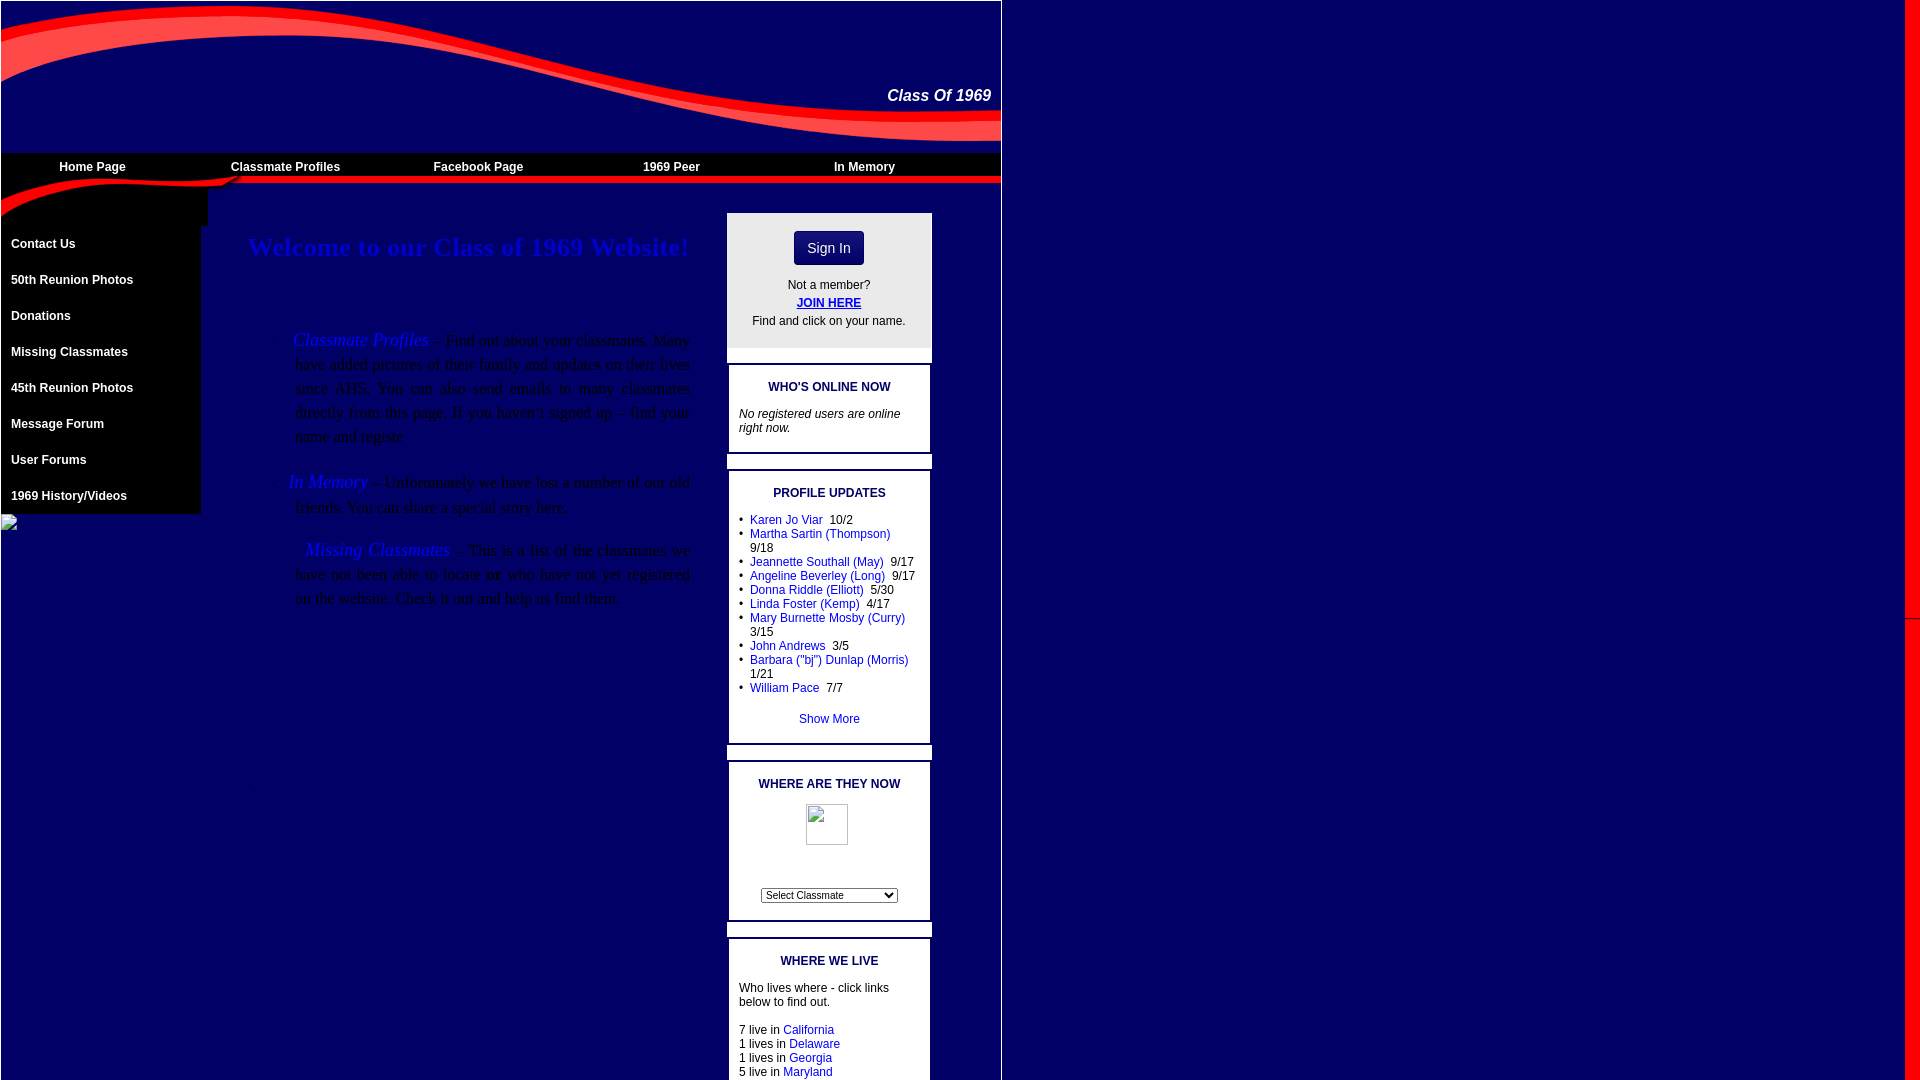  What do you see at coordinates (816, 562) in the screenshot?
I see `'Jeannette Southall (May)'` at bounding box center [816, 562].